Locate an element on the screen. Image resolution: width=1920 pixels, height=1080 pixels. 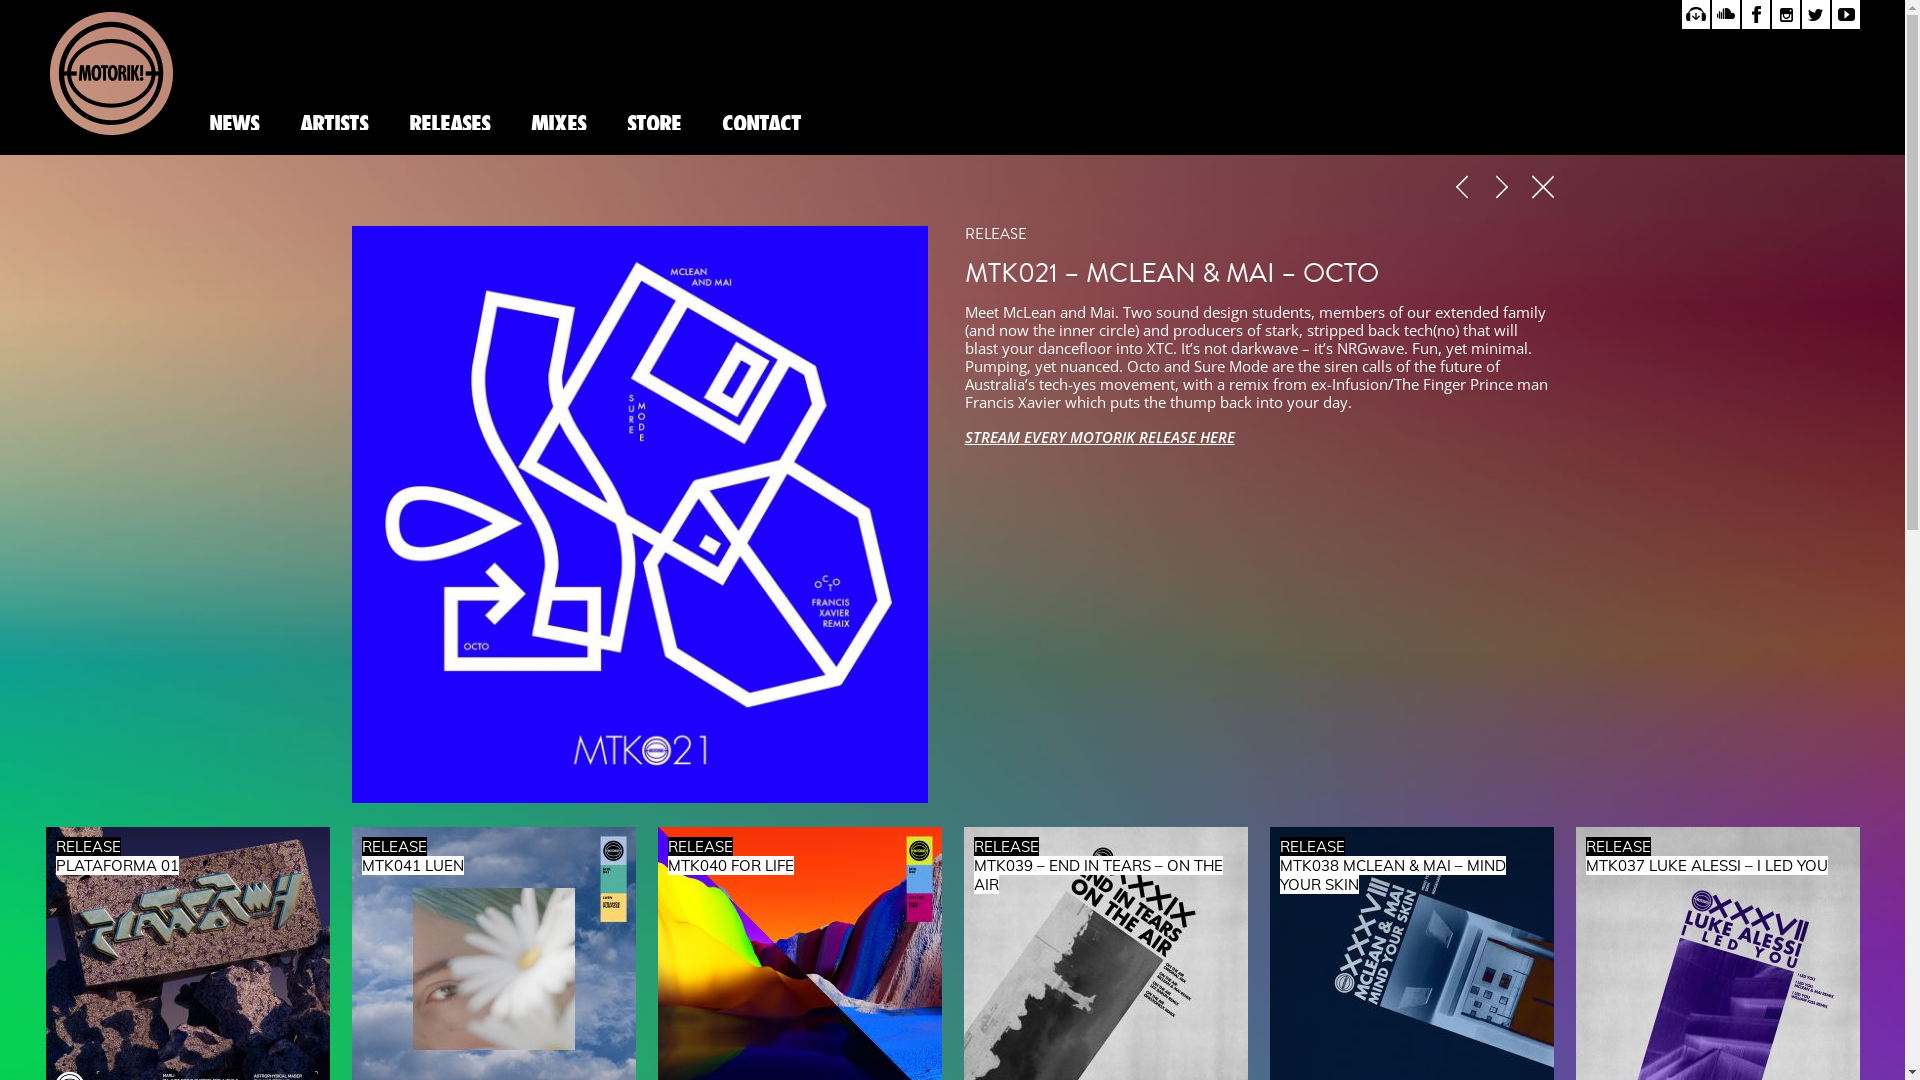
'MIXES' is located at coordinates (557, 120).